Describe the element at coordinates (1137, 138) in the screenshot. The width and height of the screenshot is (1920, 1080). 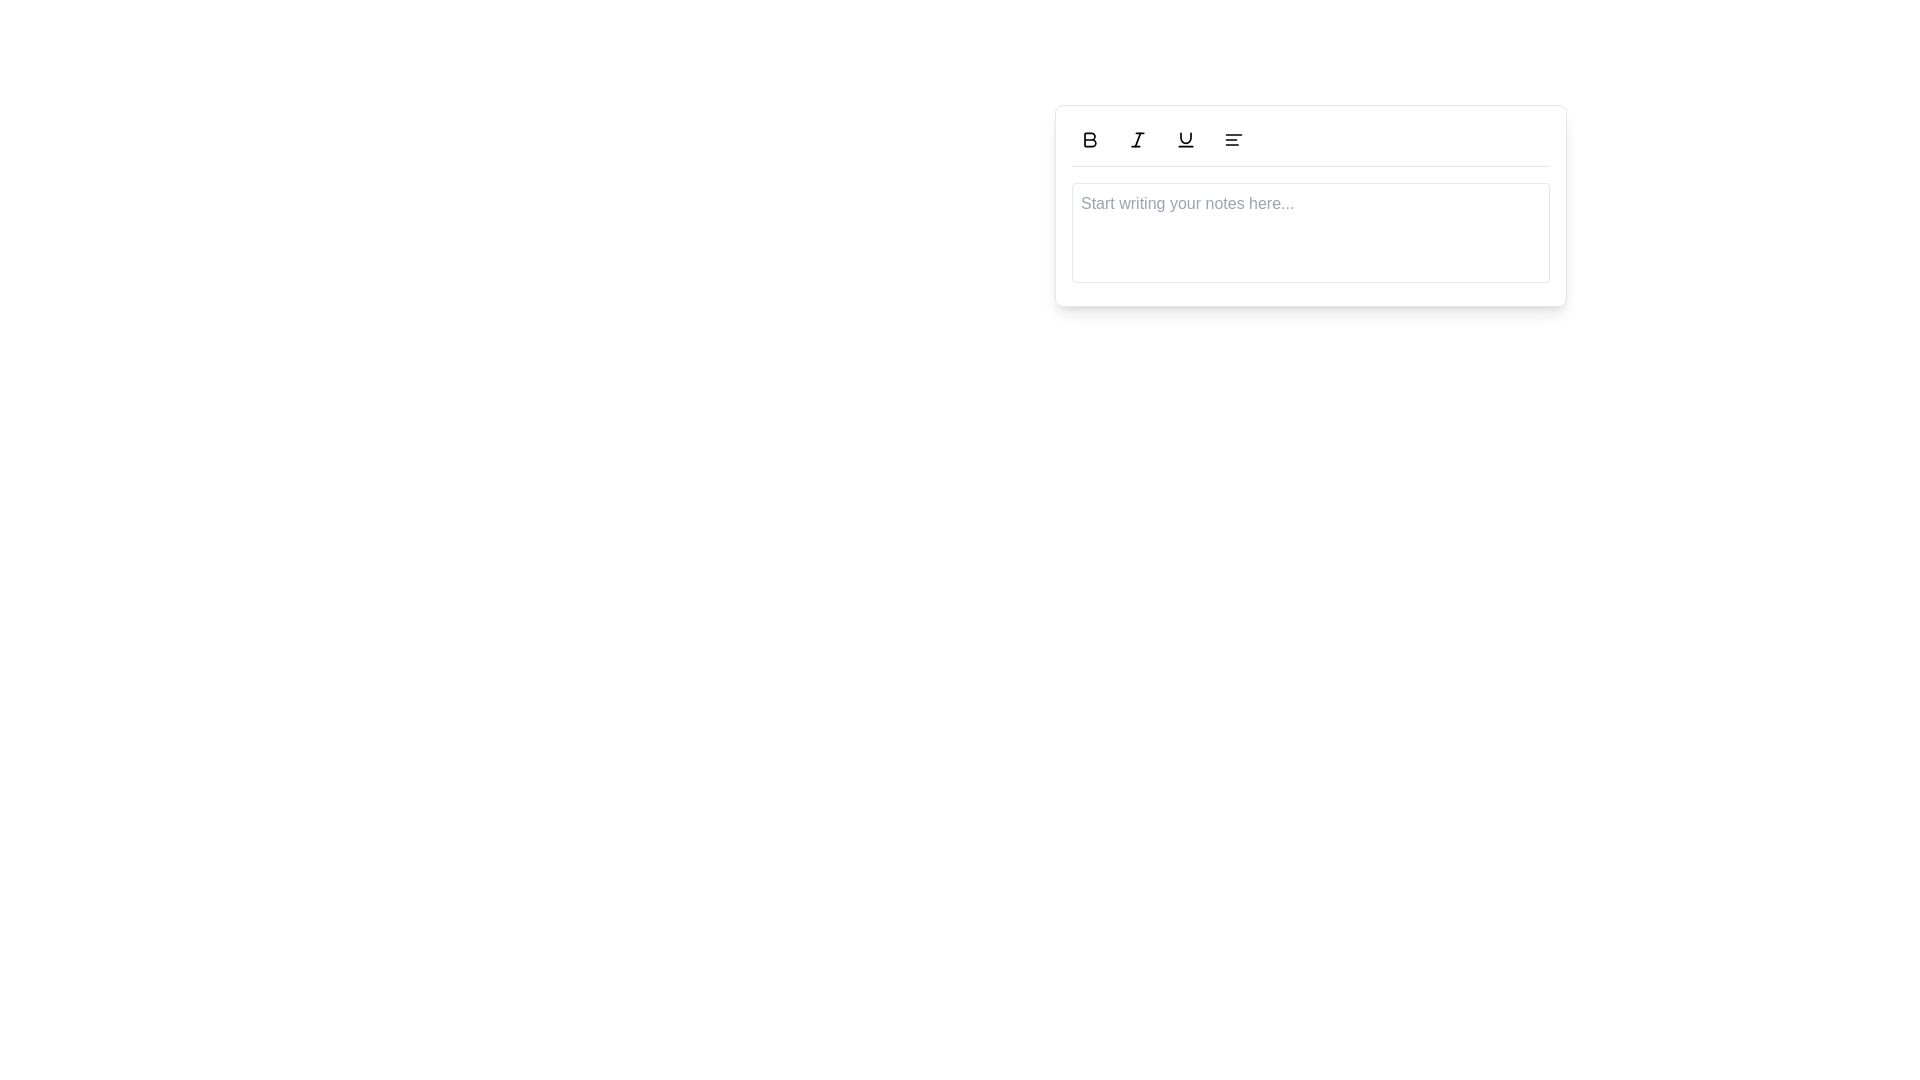
I see `the italic formatting button, which is styled with padding and changes to light gray on hover, located near the top-left corner of the note editing interface` at that location.